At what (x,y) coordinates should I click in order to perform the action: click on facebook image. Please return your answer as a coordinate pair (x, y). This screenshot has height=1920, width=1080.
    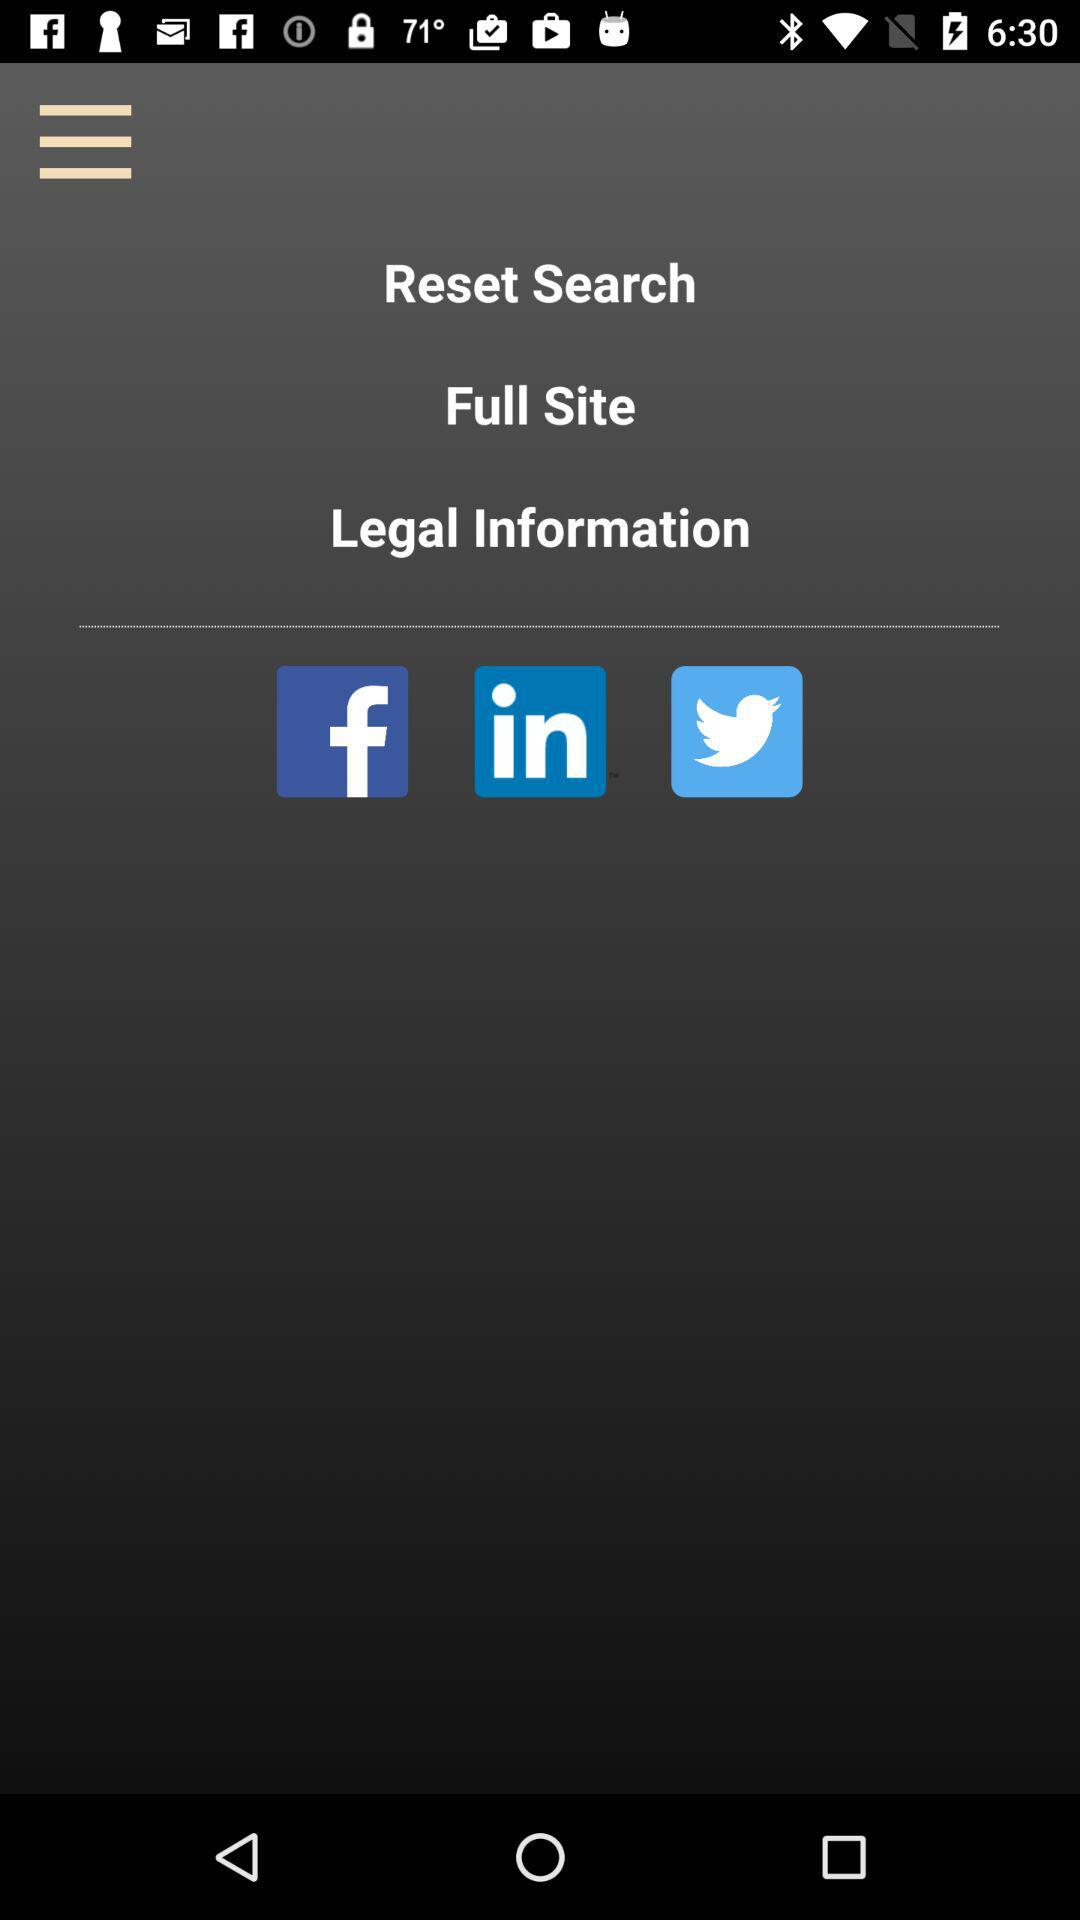
    Looking at the image, I should click on (341, 730).